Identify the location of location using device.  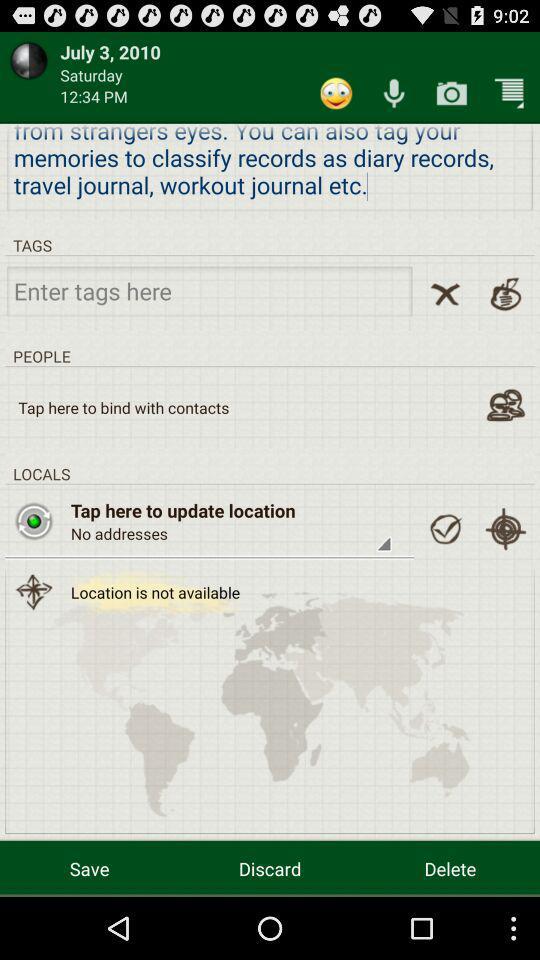
(504, 528).